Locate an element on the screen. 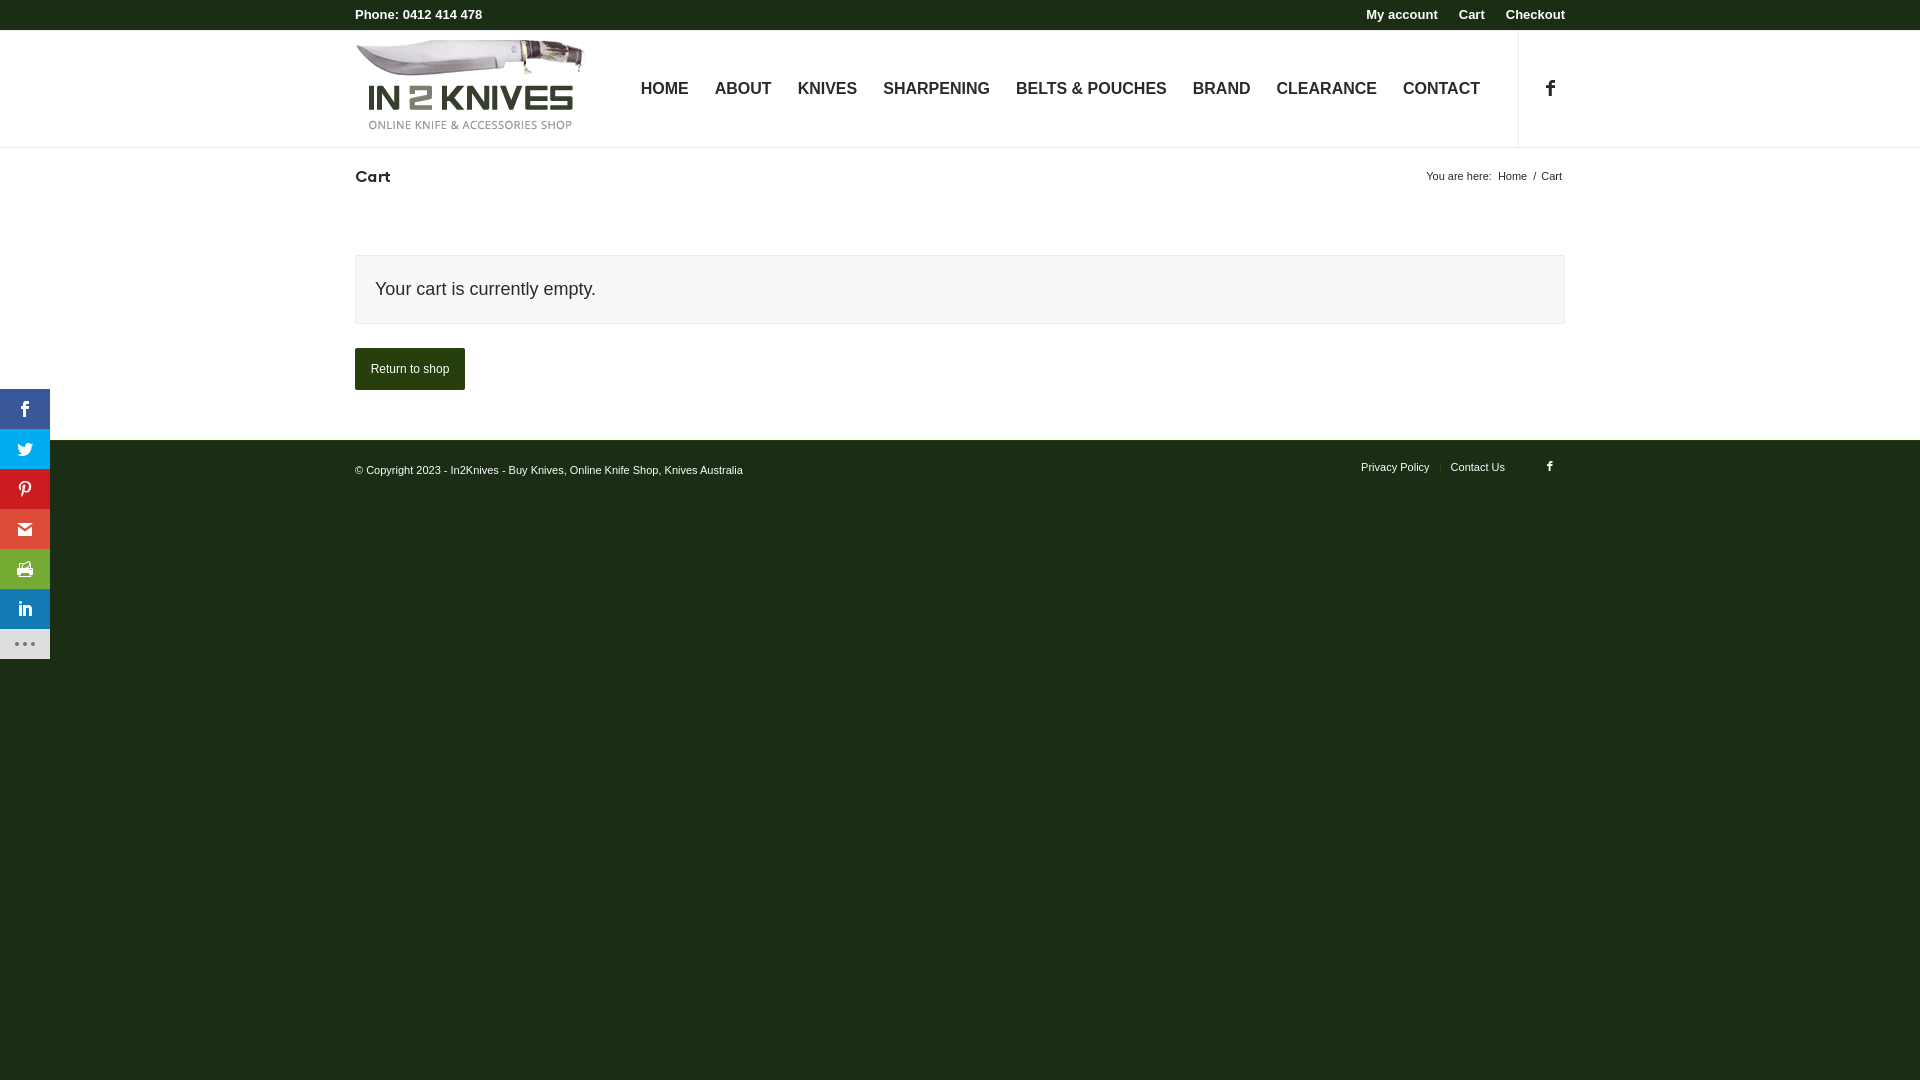  'Checkout' is located at coordinates (1506, 14).